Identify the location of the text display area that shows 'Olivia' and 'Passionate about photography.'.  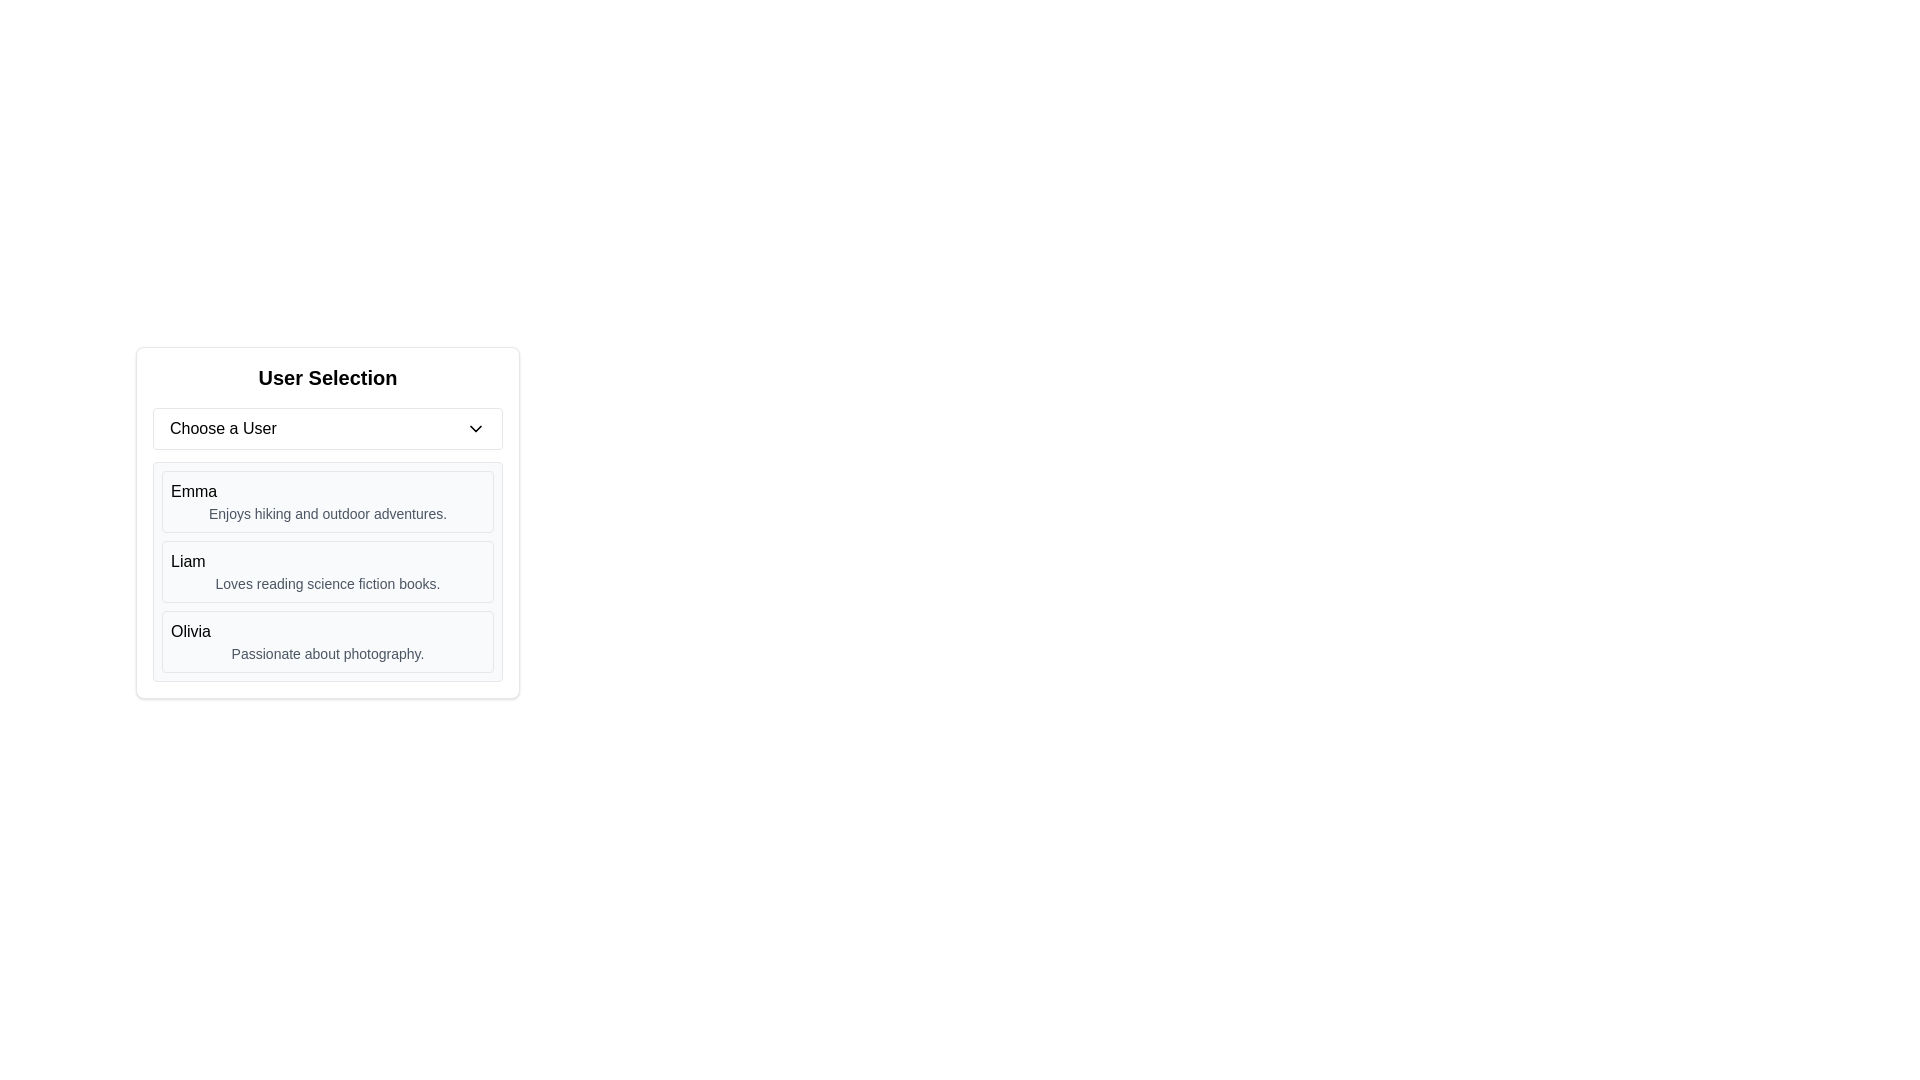
(327, 641).